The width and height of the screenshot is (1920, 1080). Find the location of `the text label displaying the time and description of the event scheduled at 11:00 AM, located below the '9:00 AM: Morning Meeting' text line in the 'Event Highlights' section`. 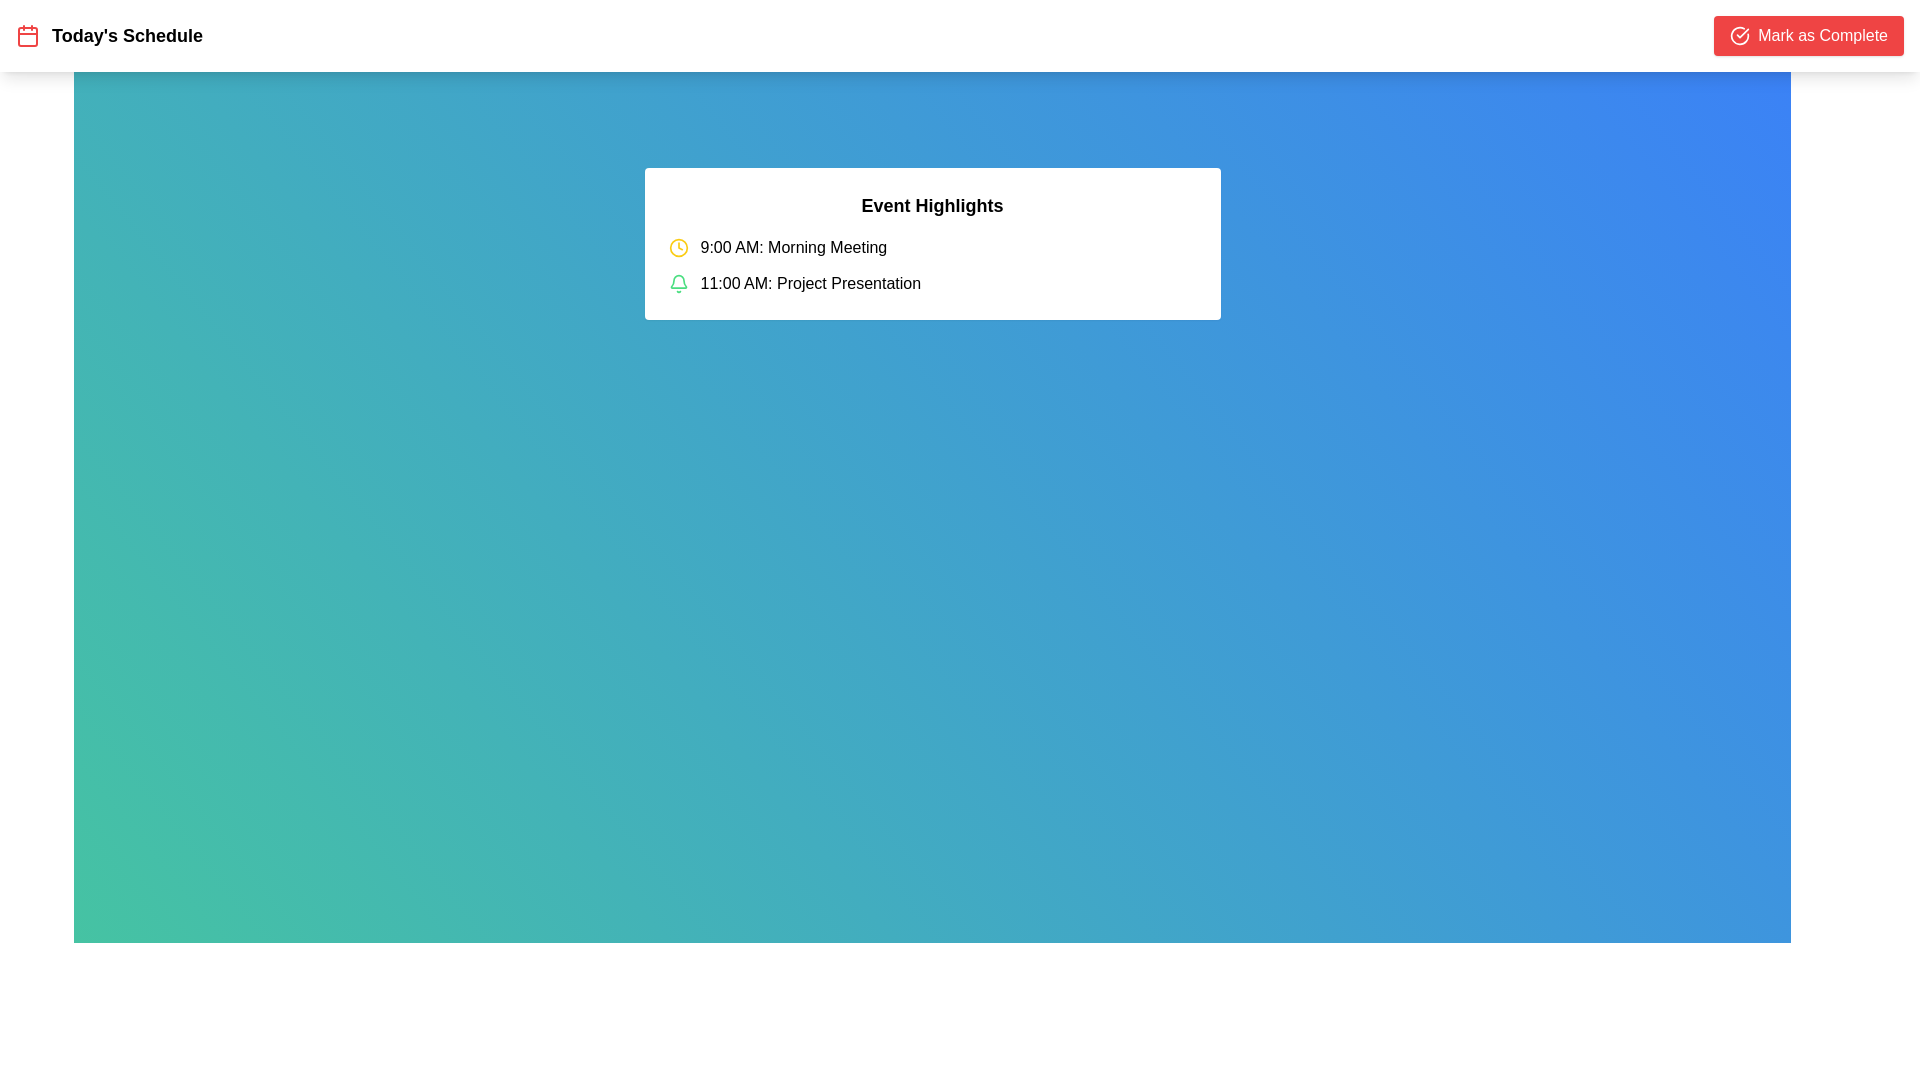

the text label displaying the time and description of the event scheduled at 11:00 AM, located below the '9:00 AM: Morning Meeting' text line in the 'Event Highlights' section is located at coordinates (810, 284).